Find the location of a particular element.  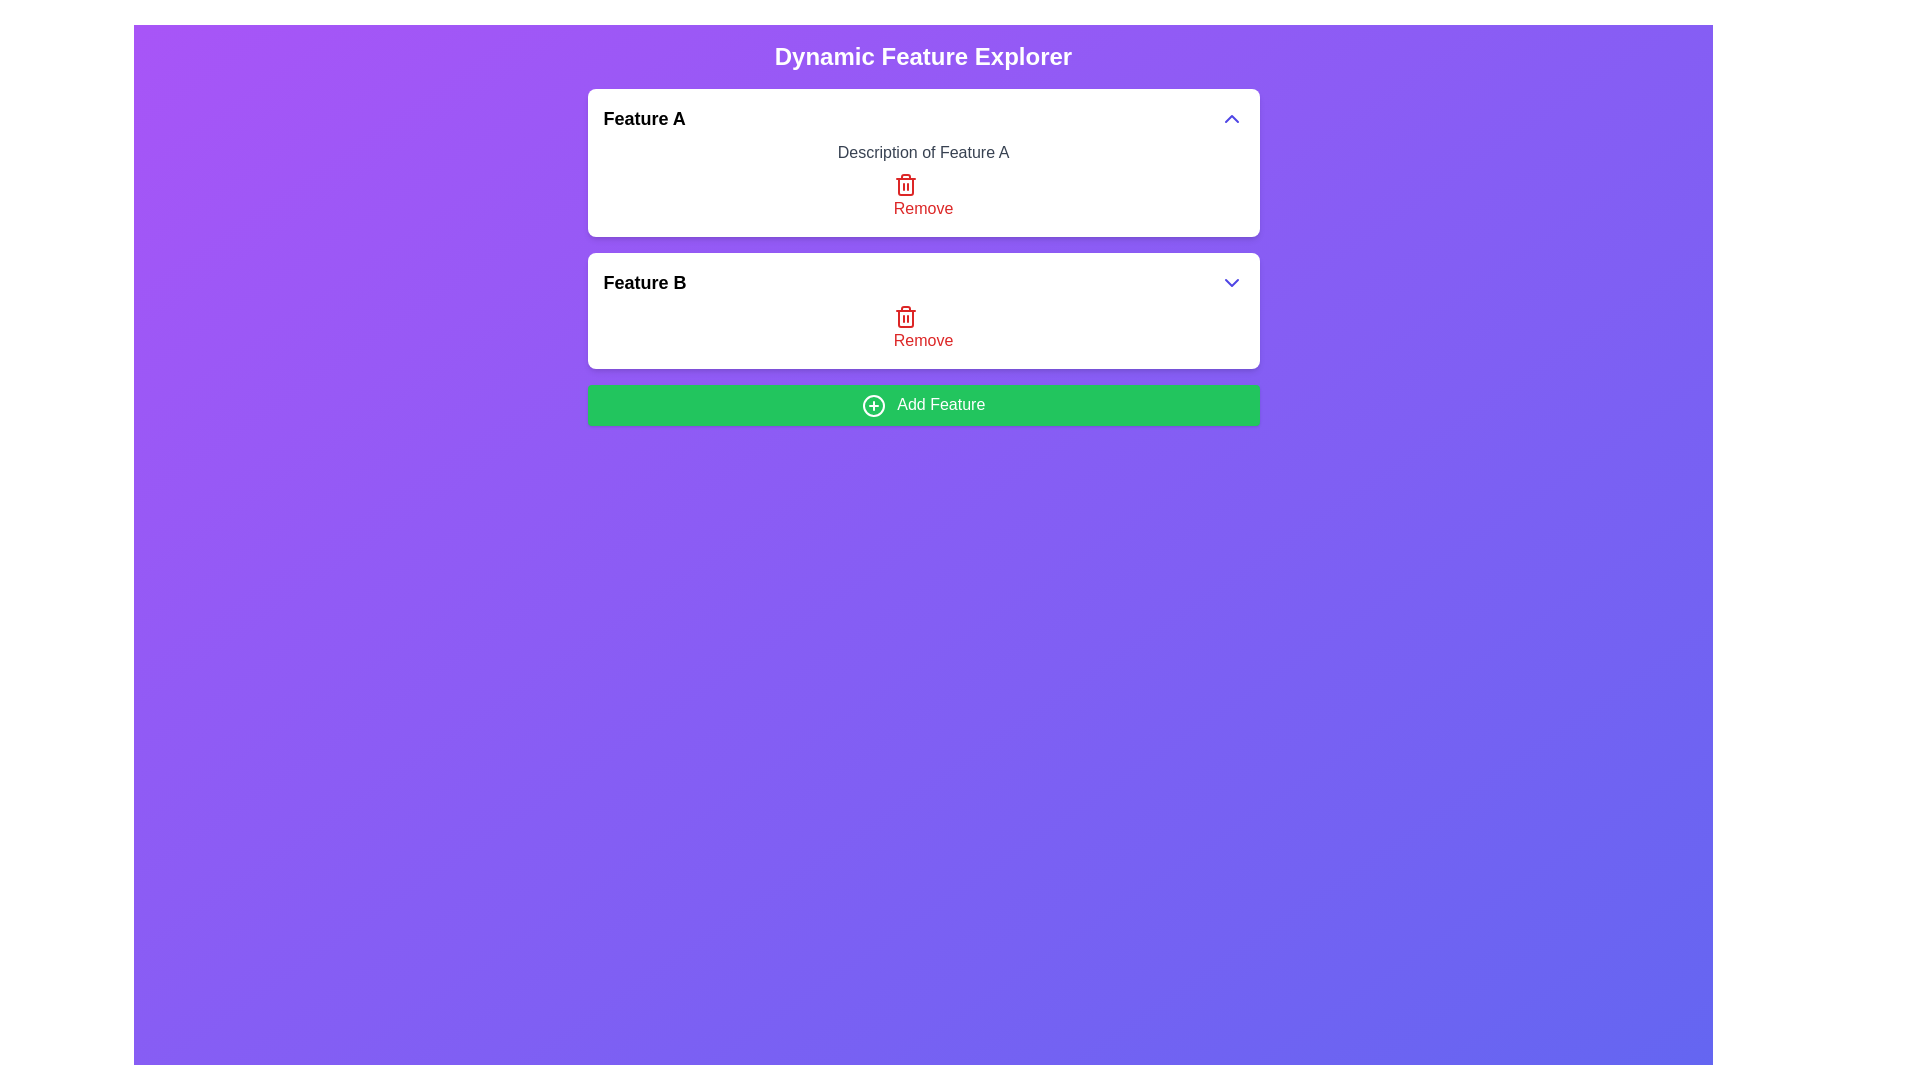

the delete button located at the bottom-right corner of the 'Feature B' section is located at coordinates (922, 327).